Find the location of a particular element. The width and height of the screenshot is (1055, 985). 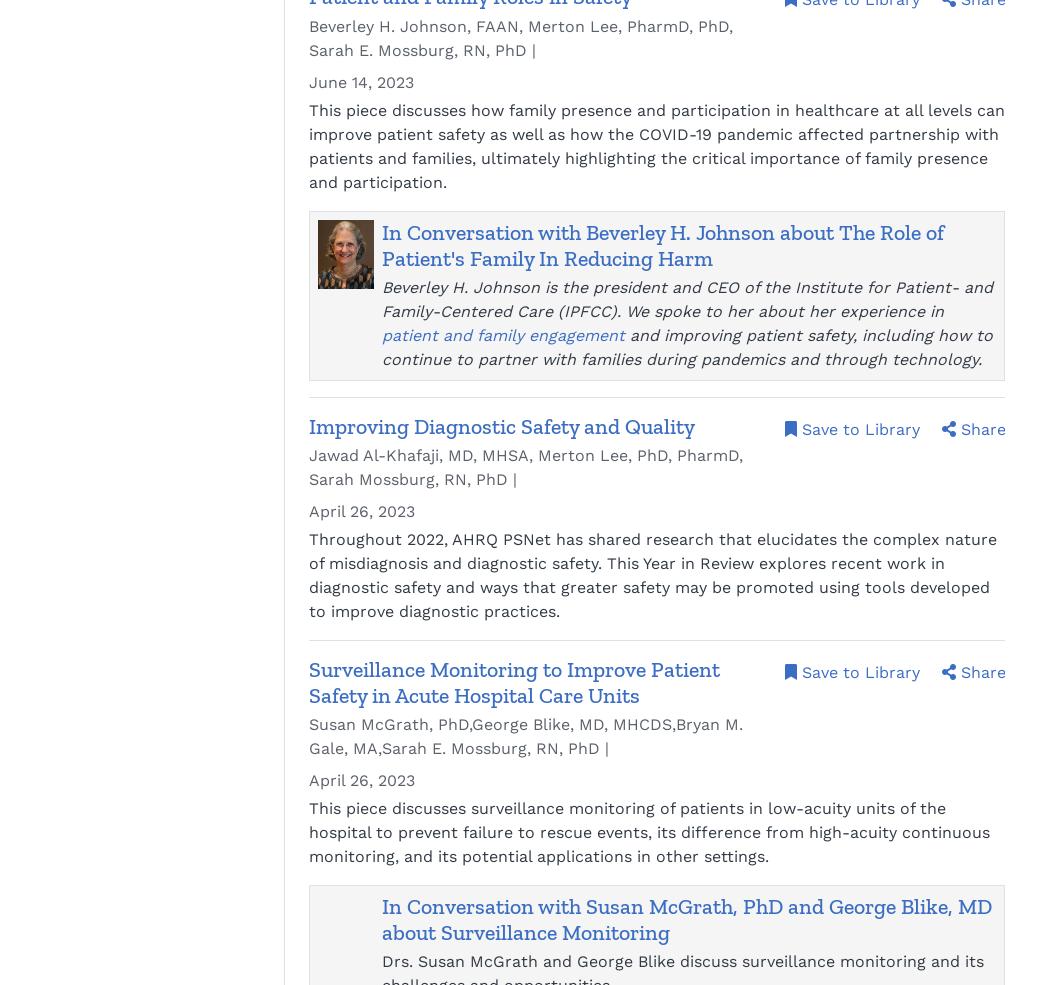

'and improving patient safety, including how to continue to partner with families during pandemics and through technology.' is located at coordinates (382, 346).